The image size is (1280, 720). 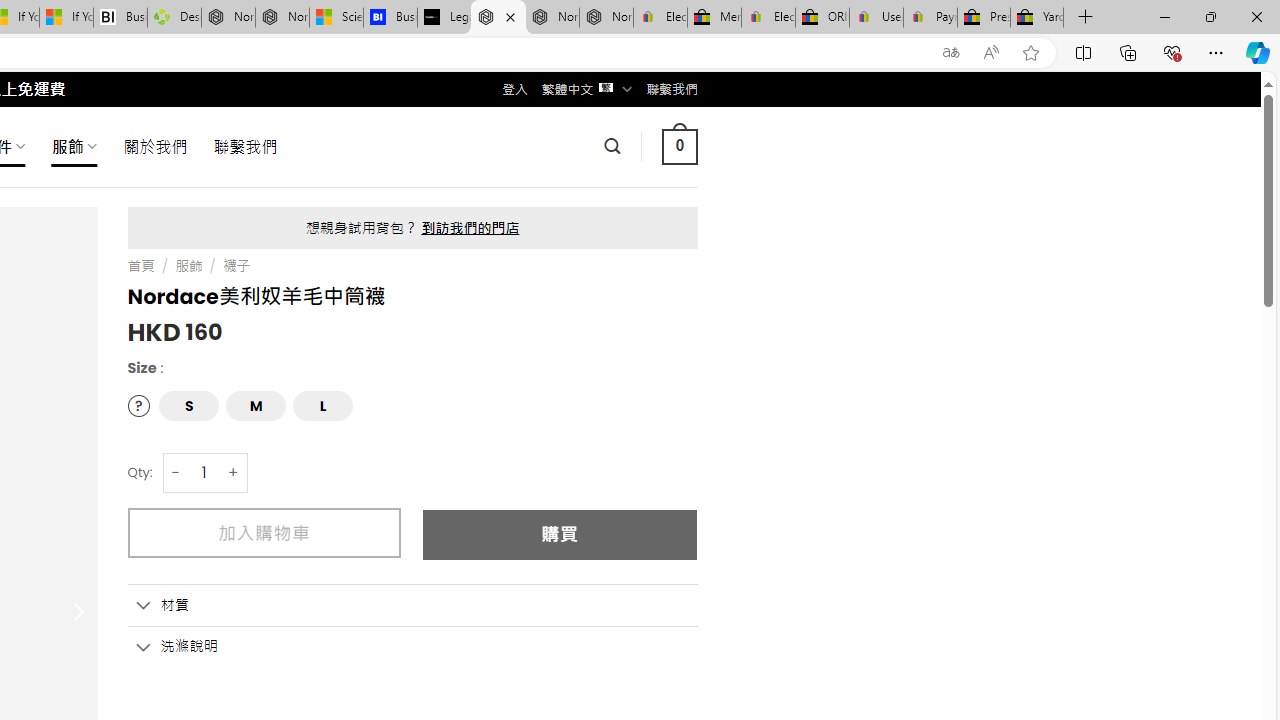 I want to click on ' 0 ', so click(x=679, y=145).